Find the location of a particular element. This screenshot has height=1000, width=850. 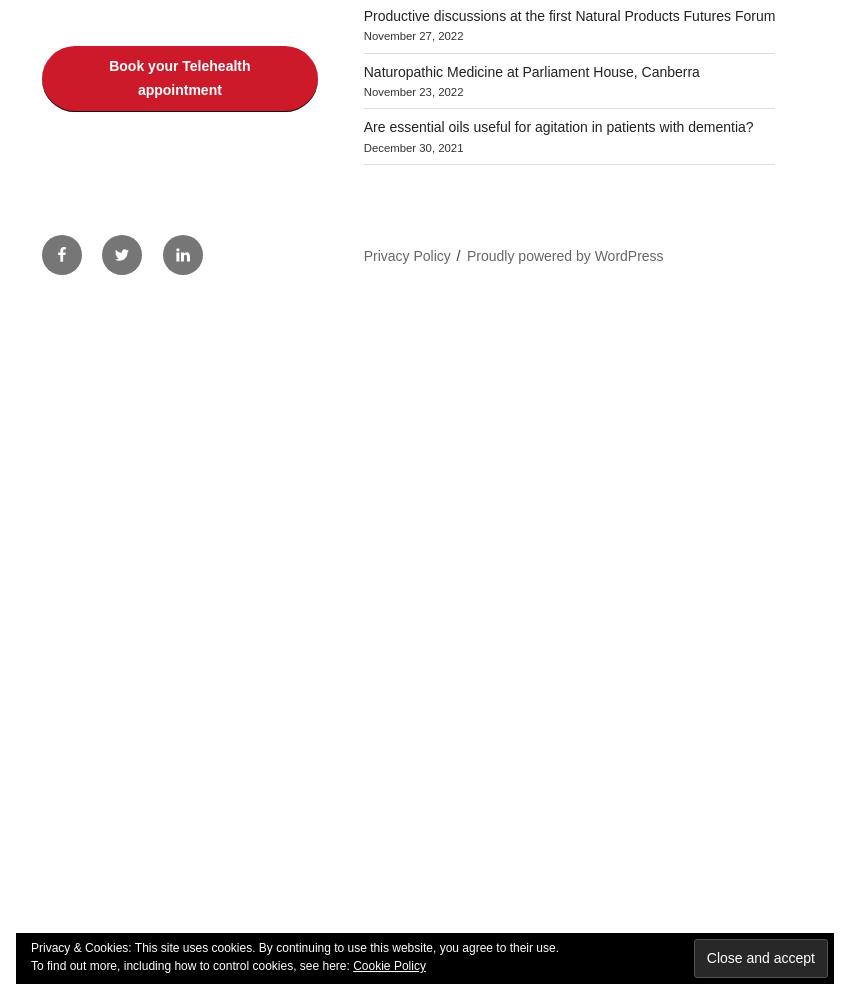

'Naturopathic Medicine at Parliament House, Canberra' is located at coordinates (362, 70).